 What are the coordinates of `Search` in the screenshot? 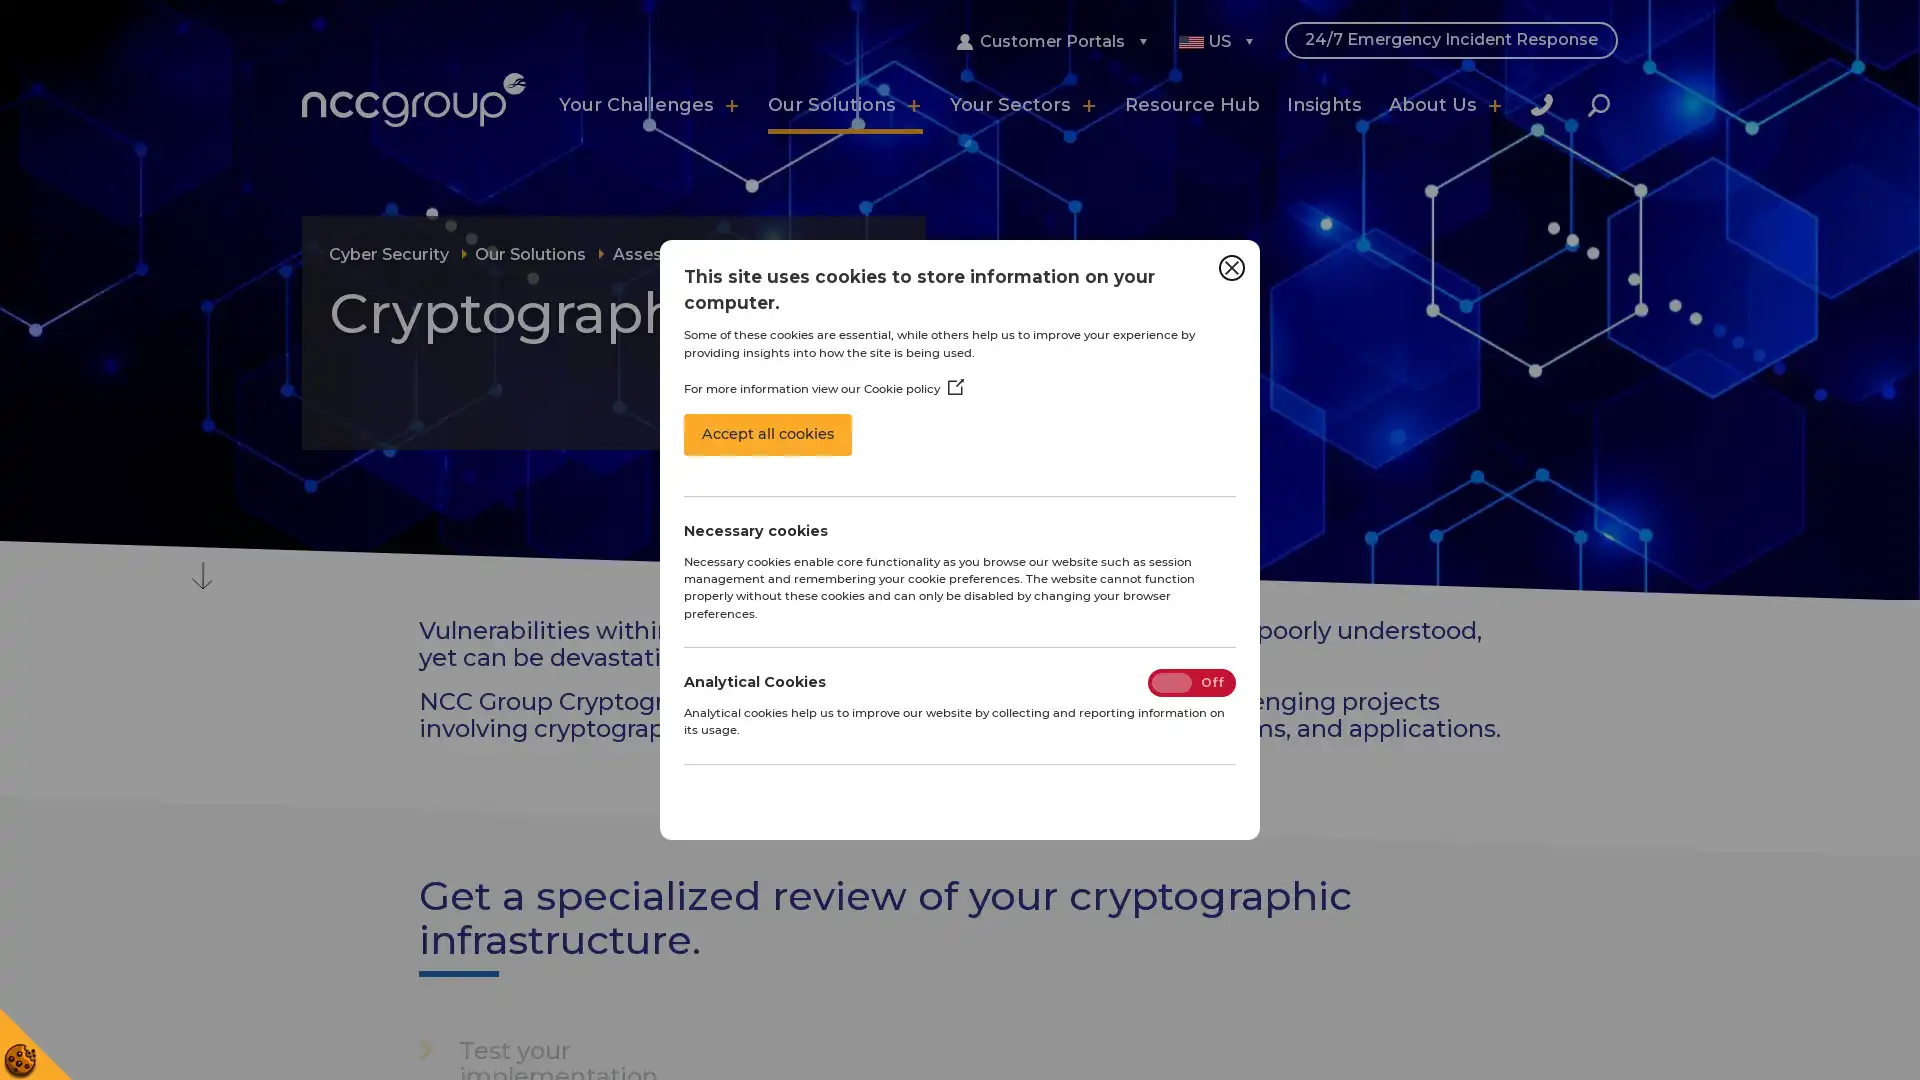 It's located at (1603, 105).